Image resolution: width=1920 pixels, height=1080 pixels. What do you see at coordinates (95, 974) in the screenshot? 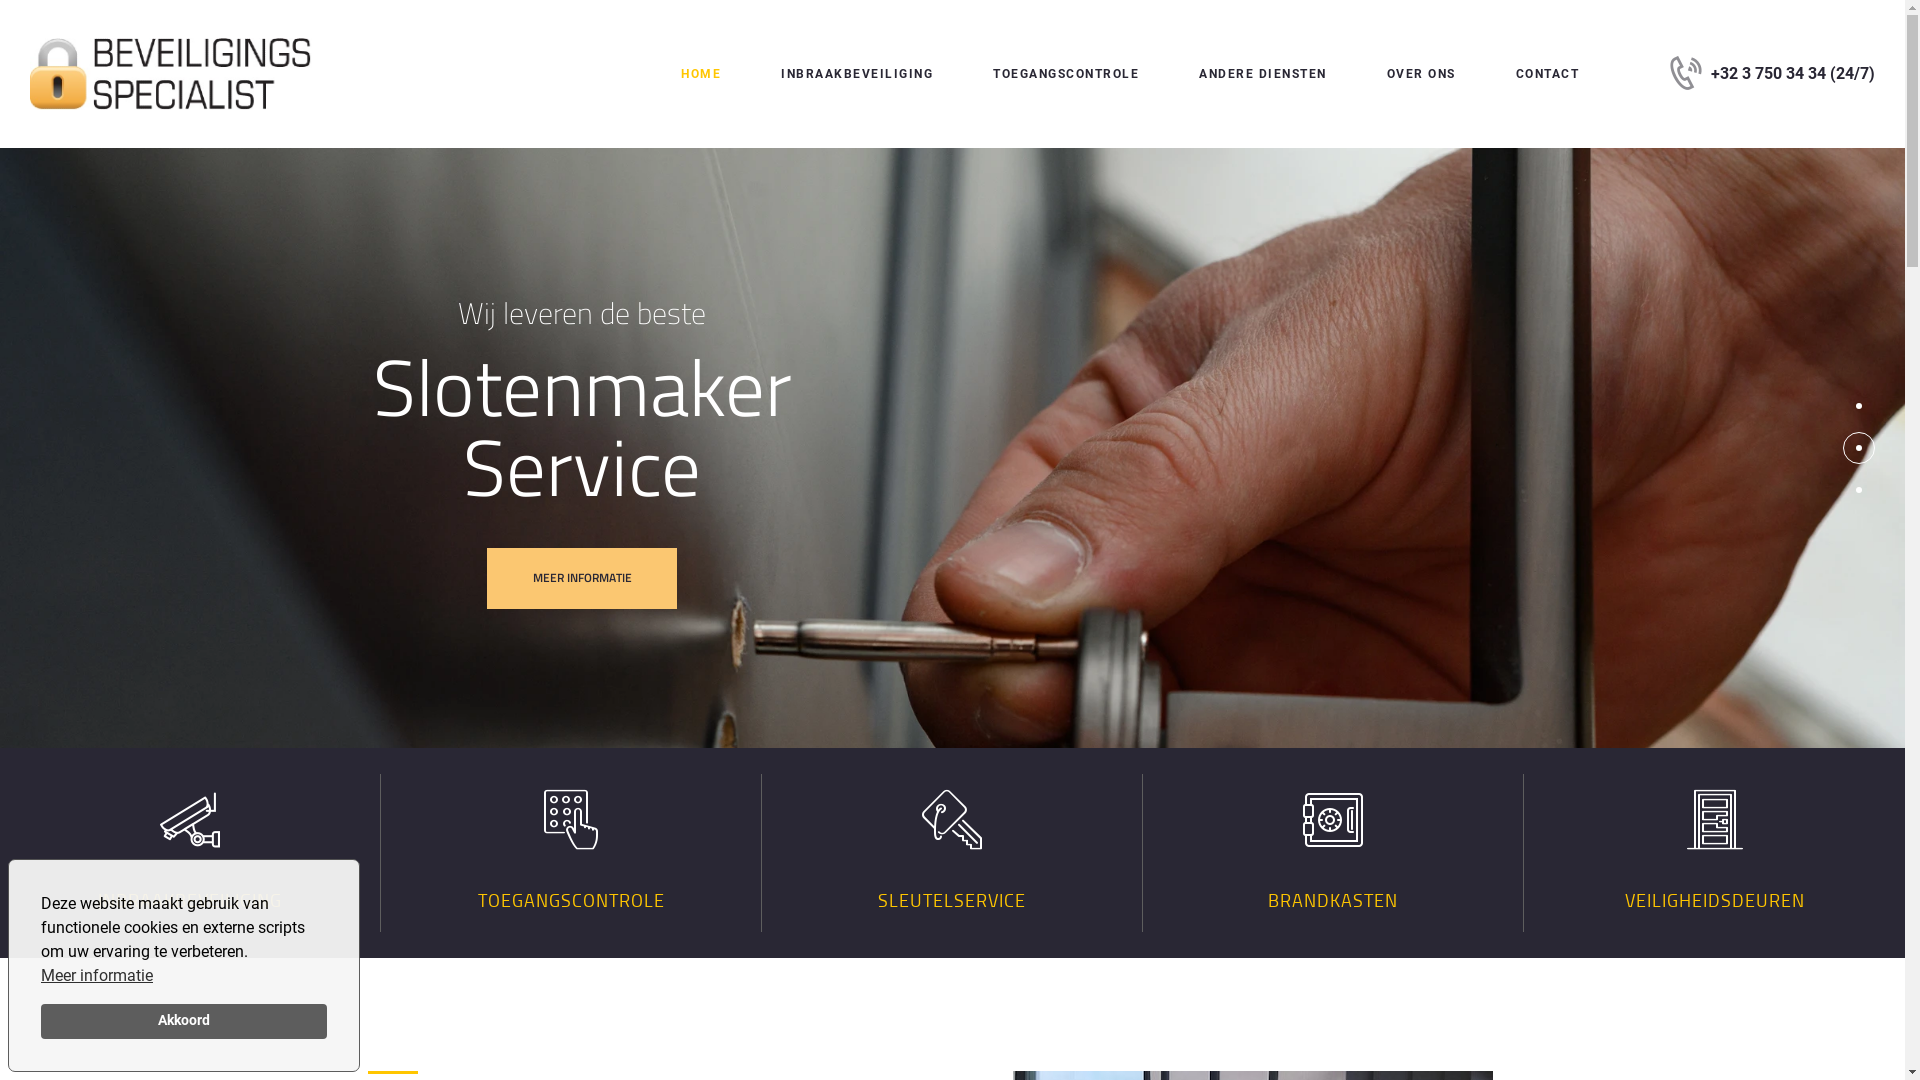
I see `'Meer informatie'` at bounding box center [95, 974].